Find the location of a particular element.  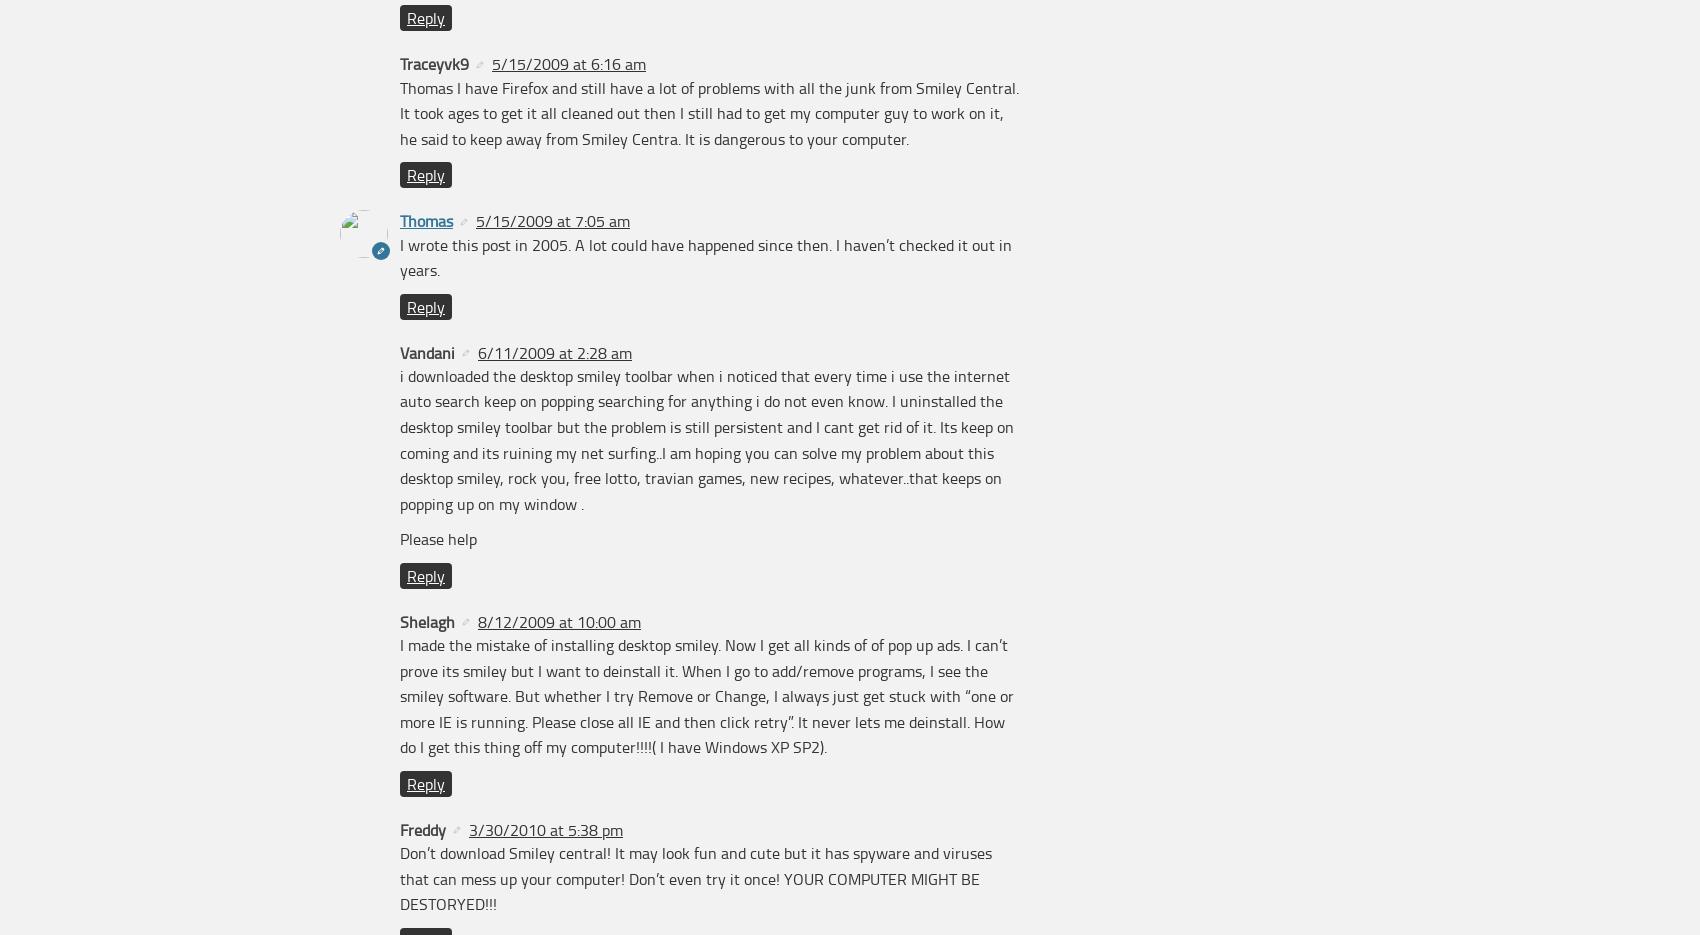

'Vandani' is located at coordinates (427, 351).